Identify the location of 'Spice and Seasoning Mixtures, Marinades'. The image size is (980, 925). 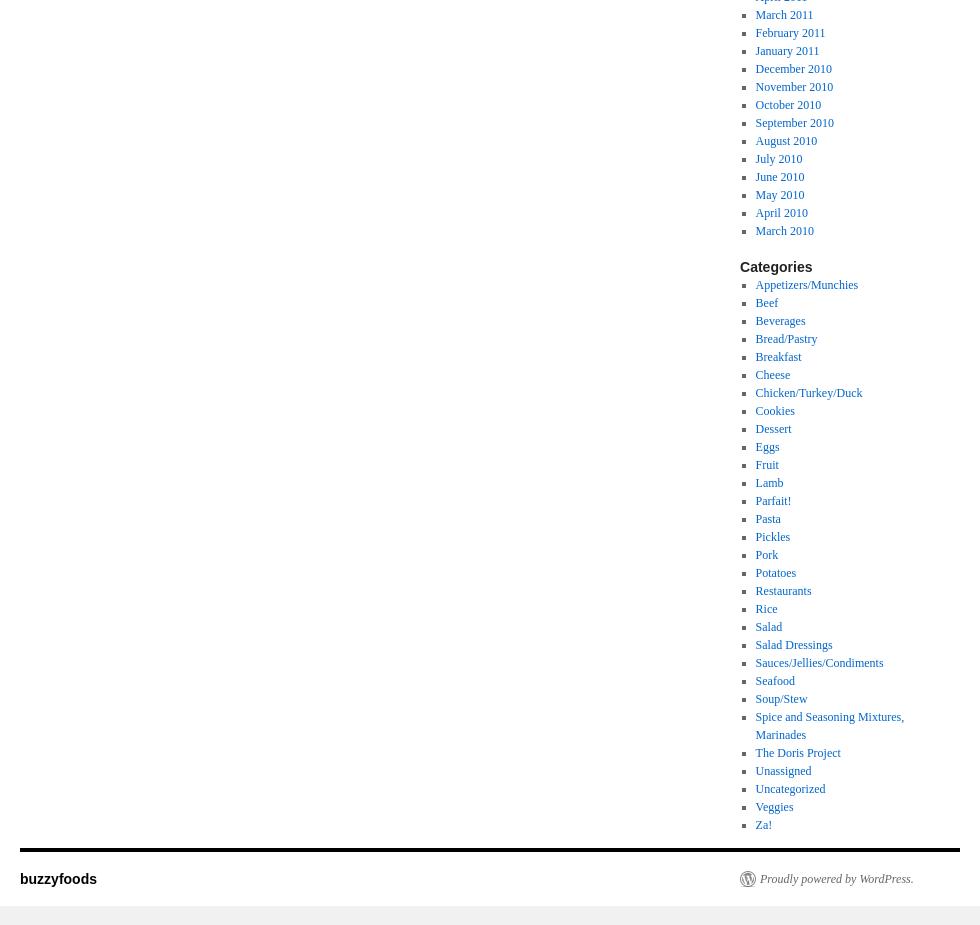
(829, 726).